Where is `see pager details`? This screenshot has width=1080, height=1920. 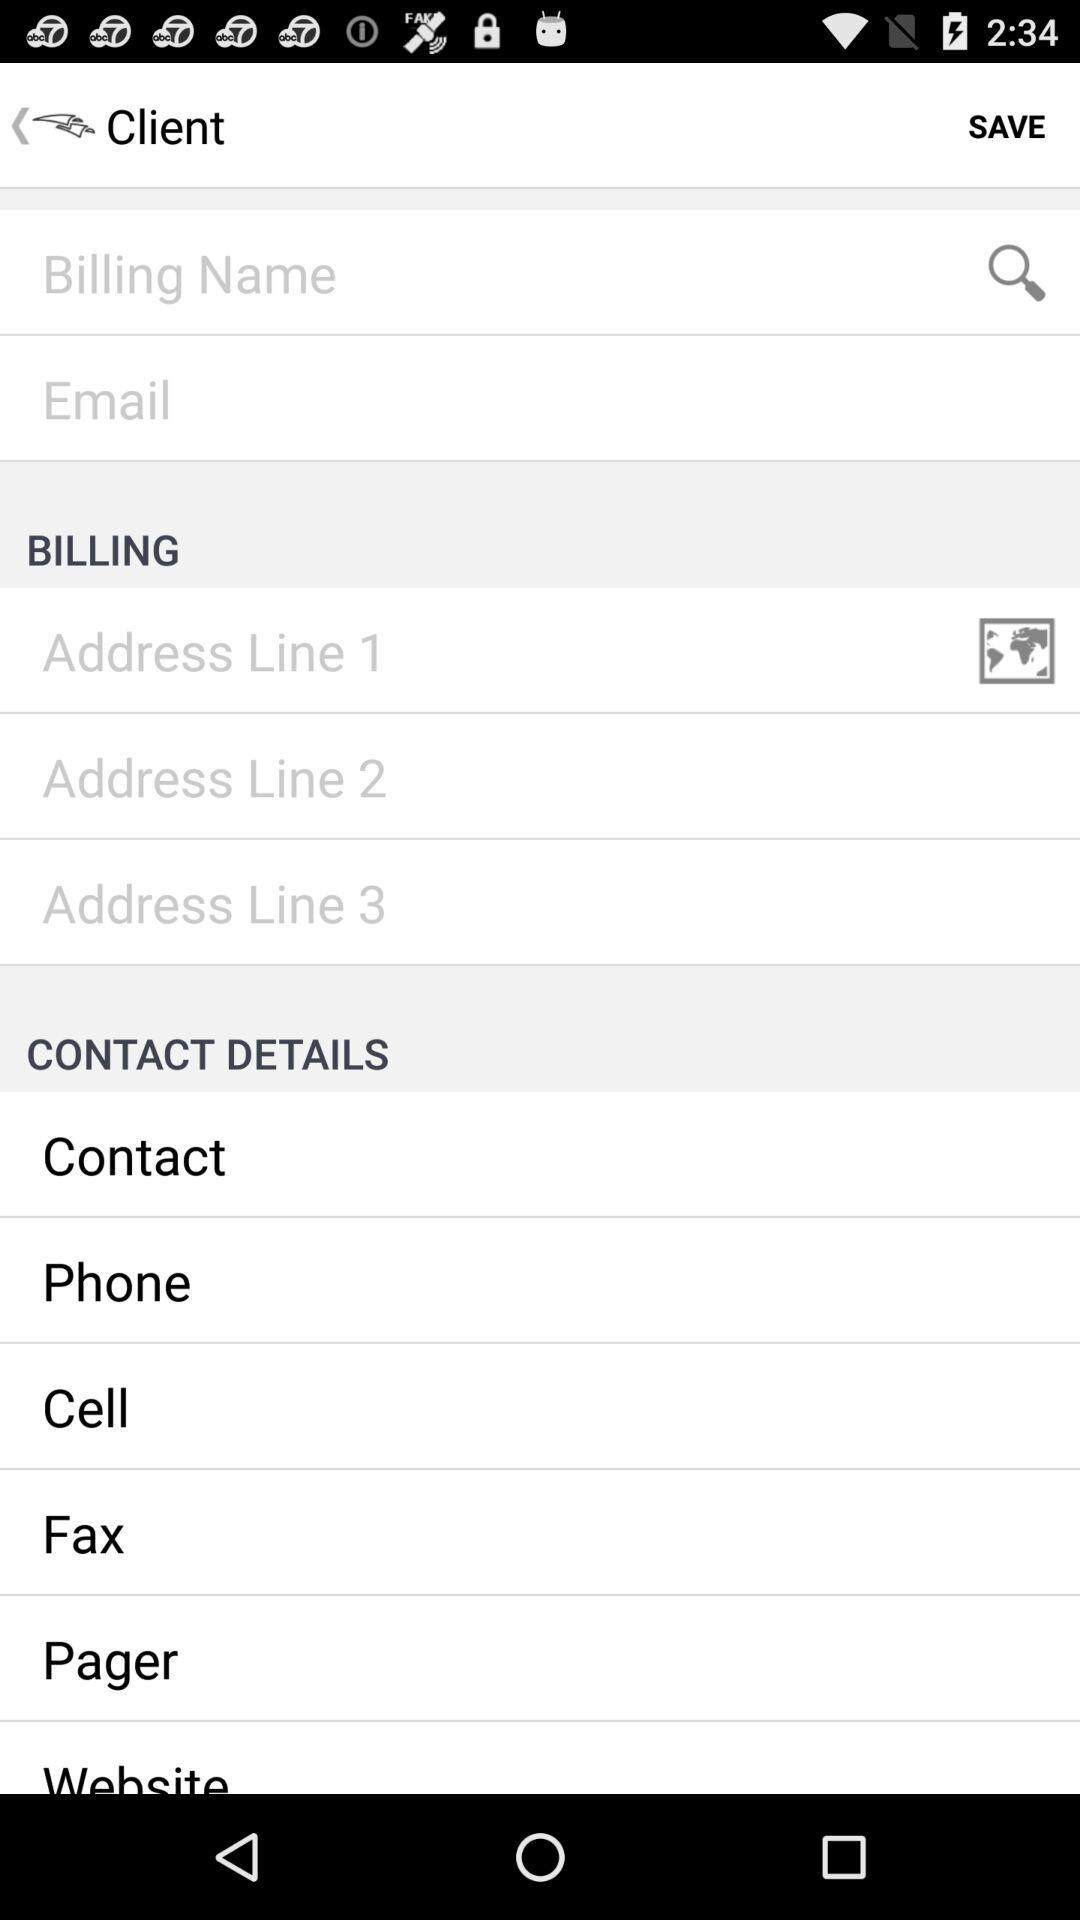 see pager details is located at coordinates (540, 1659).